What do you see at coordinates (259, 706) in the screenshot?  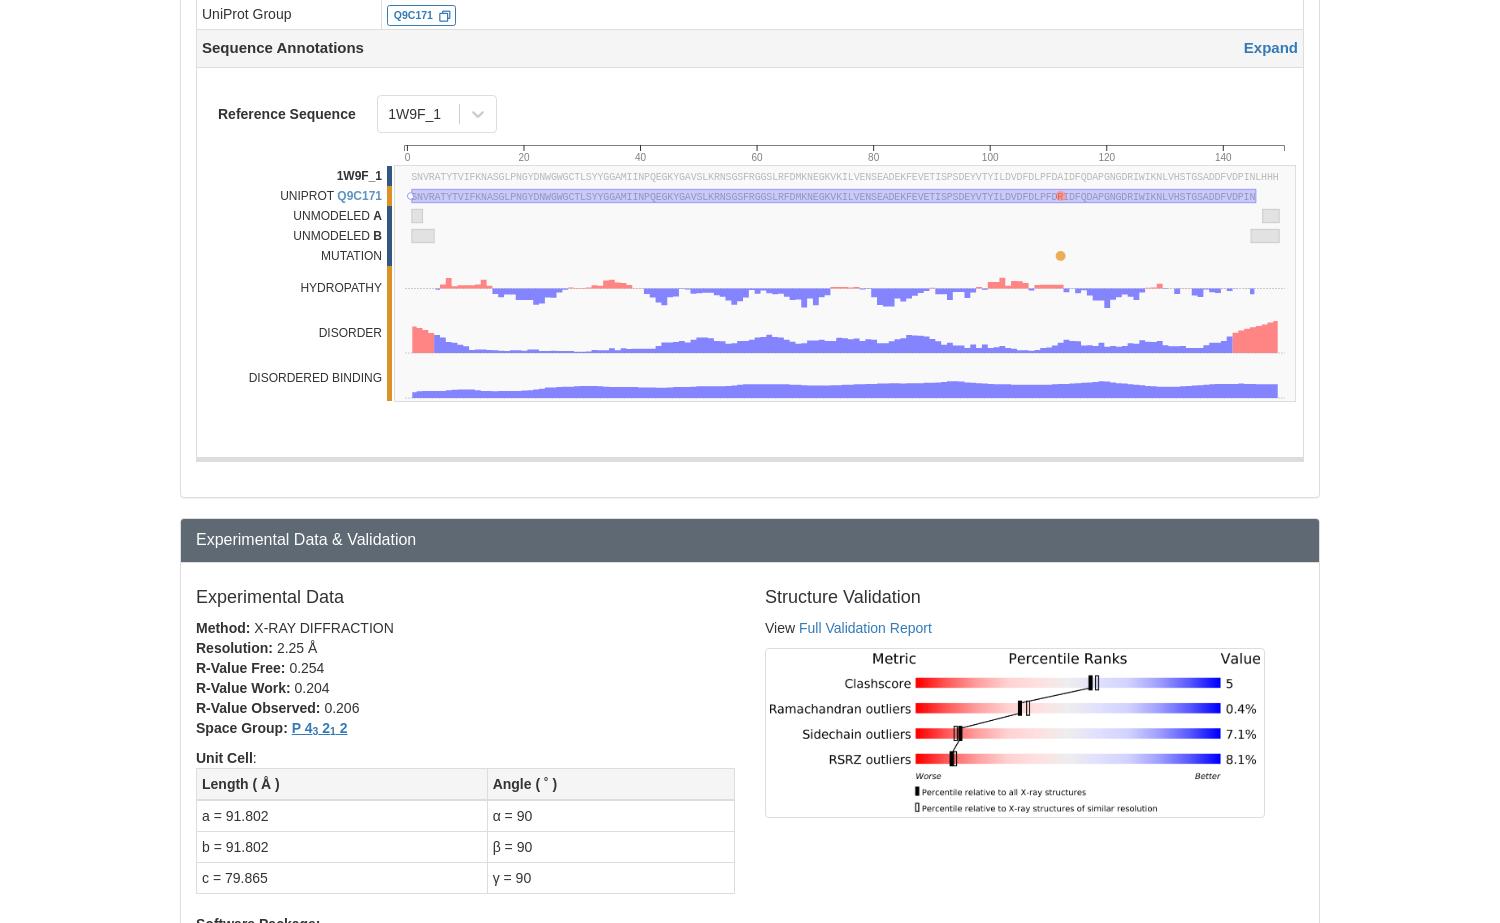 I see `'R-Value Observed:'` at bounding box center [259, 706].